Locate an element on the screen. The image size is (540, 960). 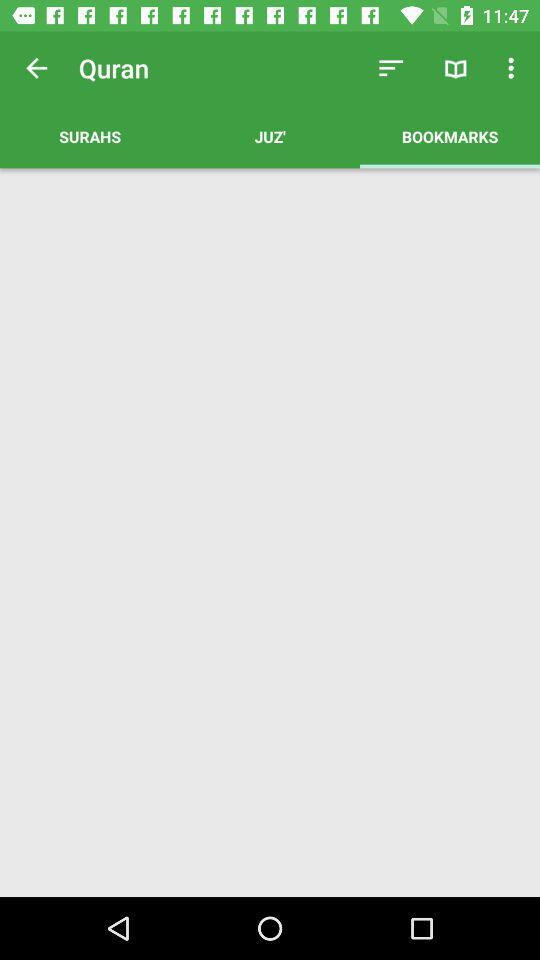
item next to the surahs is located at coordinates (391, 68).